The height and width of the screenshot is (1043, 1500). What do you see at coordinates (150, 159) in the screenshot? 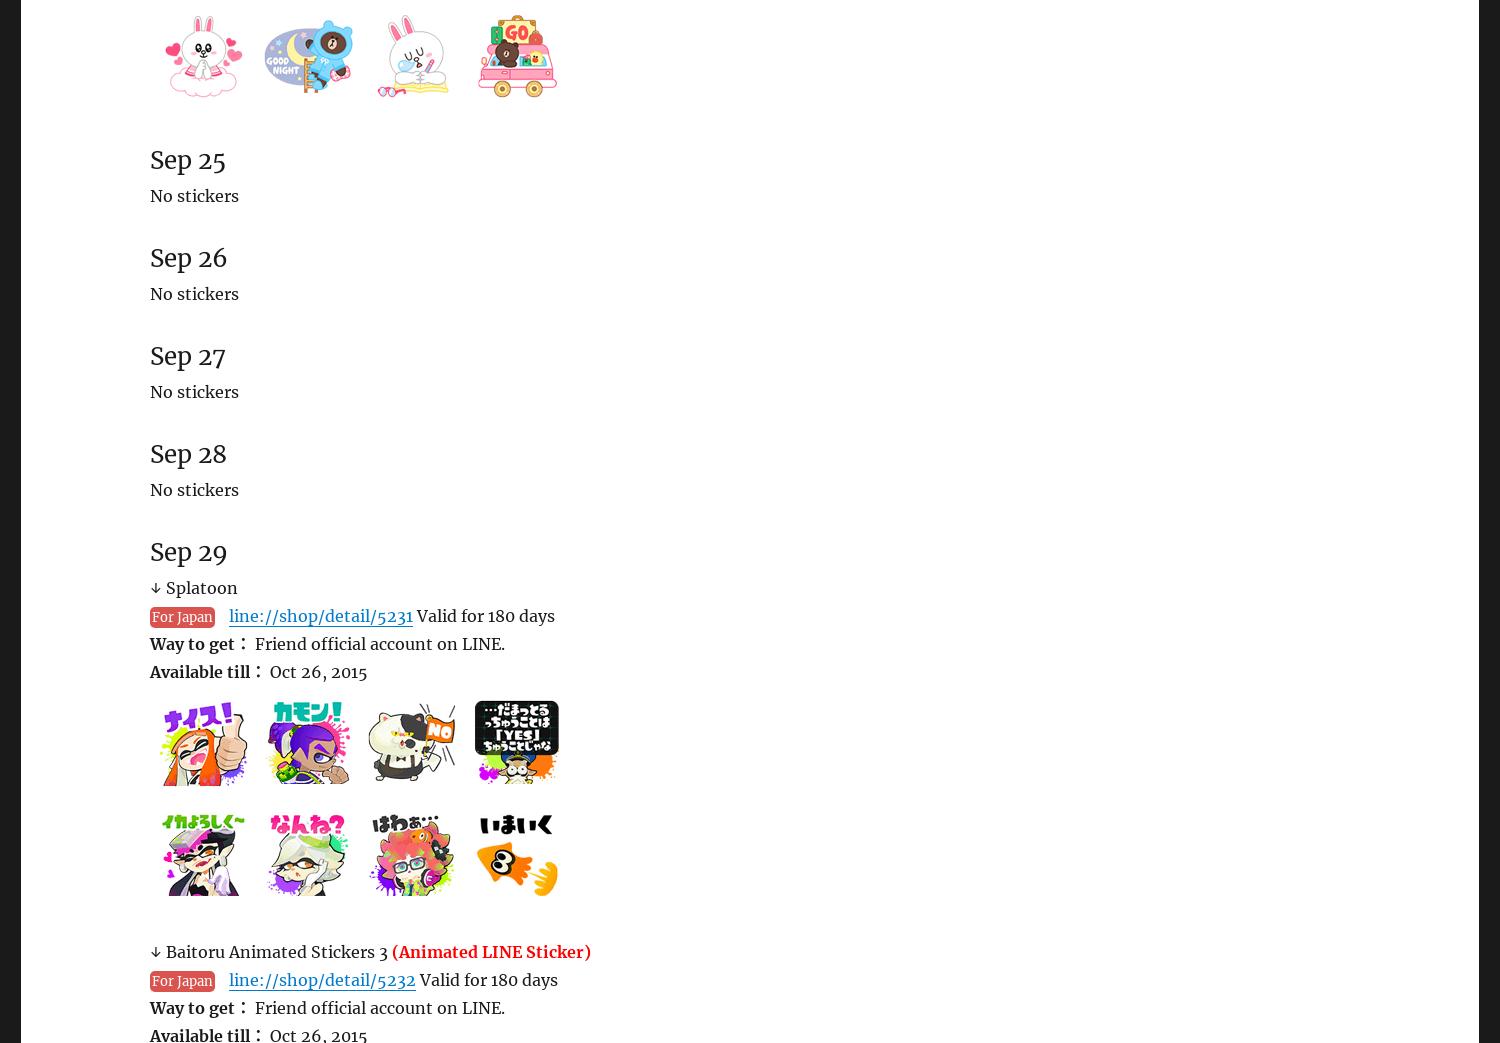
I see `'Sep 25'` at bounding box center [150, 159].